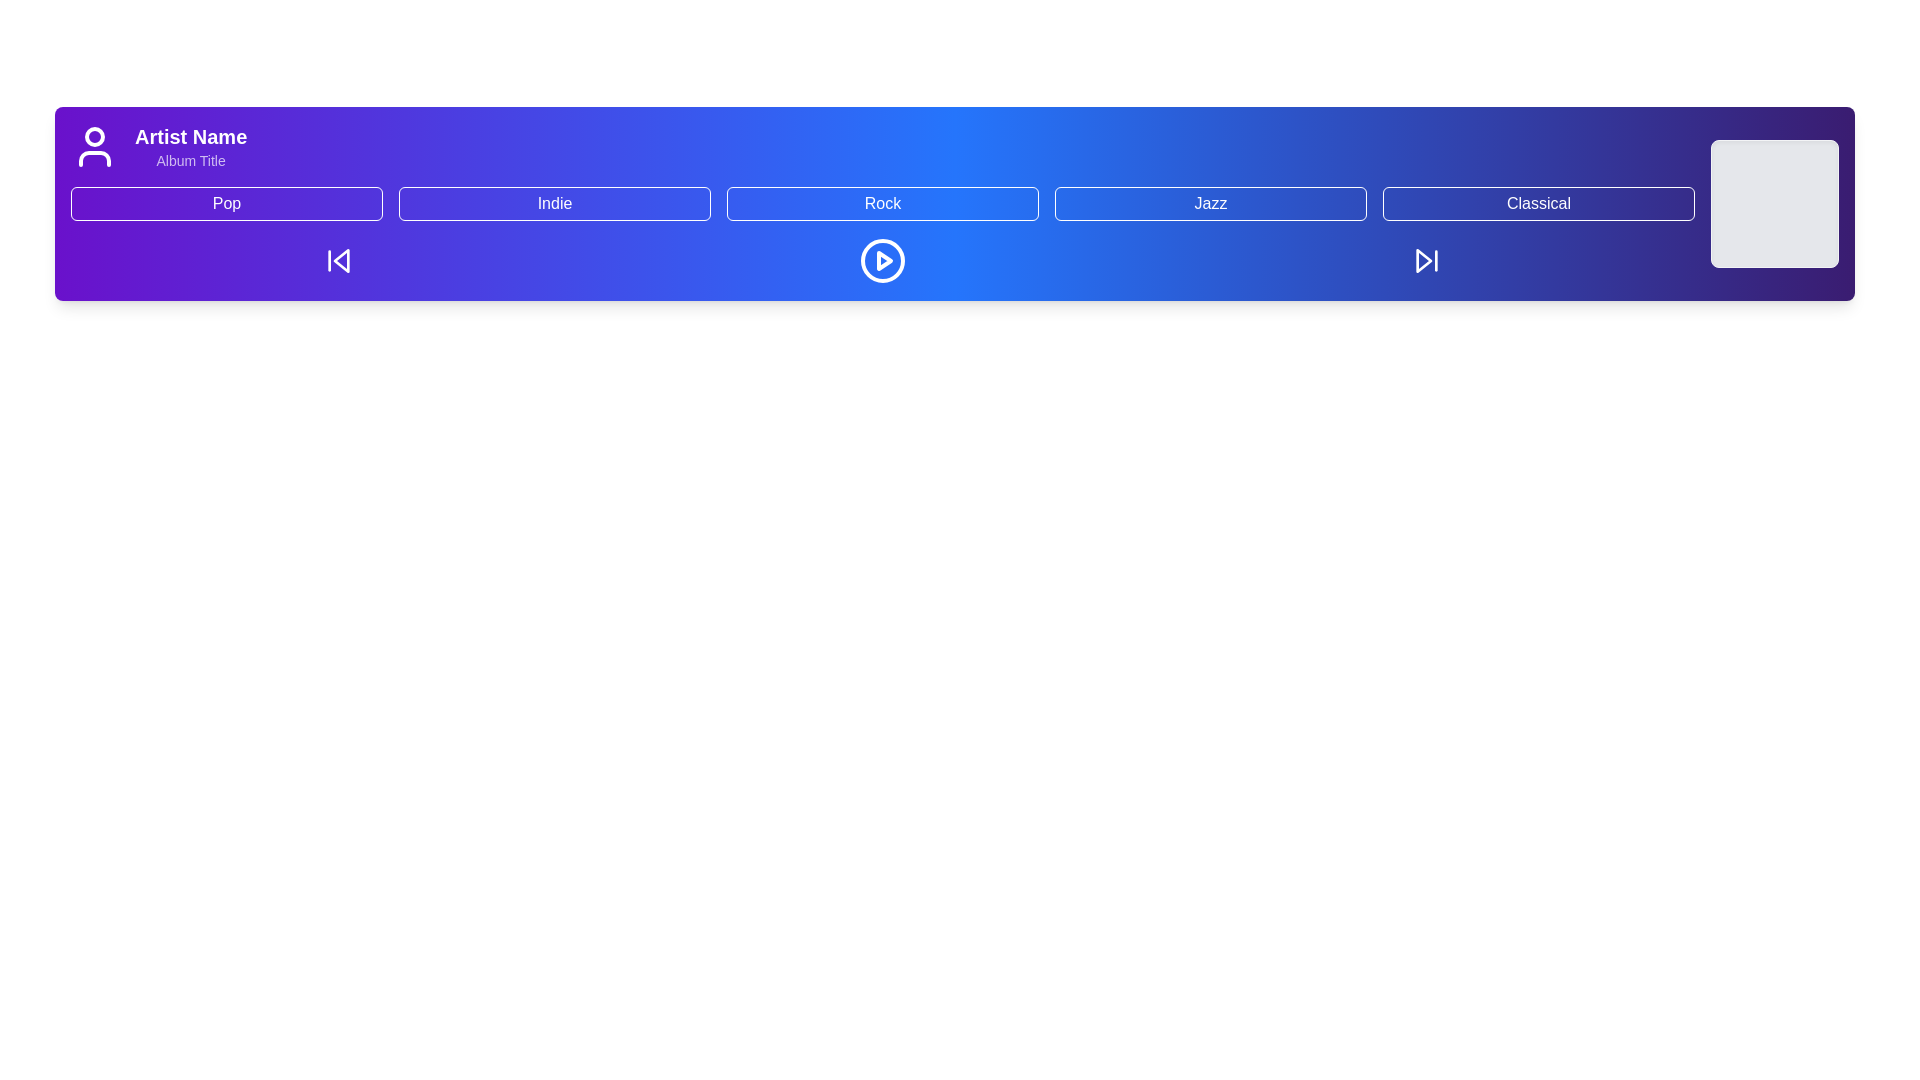 The width and height of the screenshot is (1920, 1080). Describe the element at coordinates (882, 260) in the screenshot. I see `the circular graphic component that serves as a decorative play button in the media control interface, positioned between the 'Rock' and 'Jazz' buttons` at that location.